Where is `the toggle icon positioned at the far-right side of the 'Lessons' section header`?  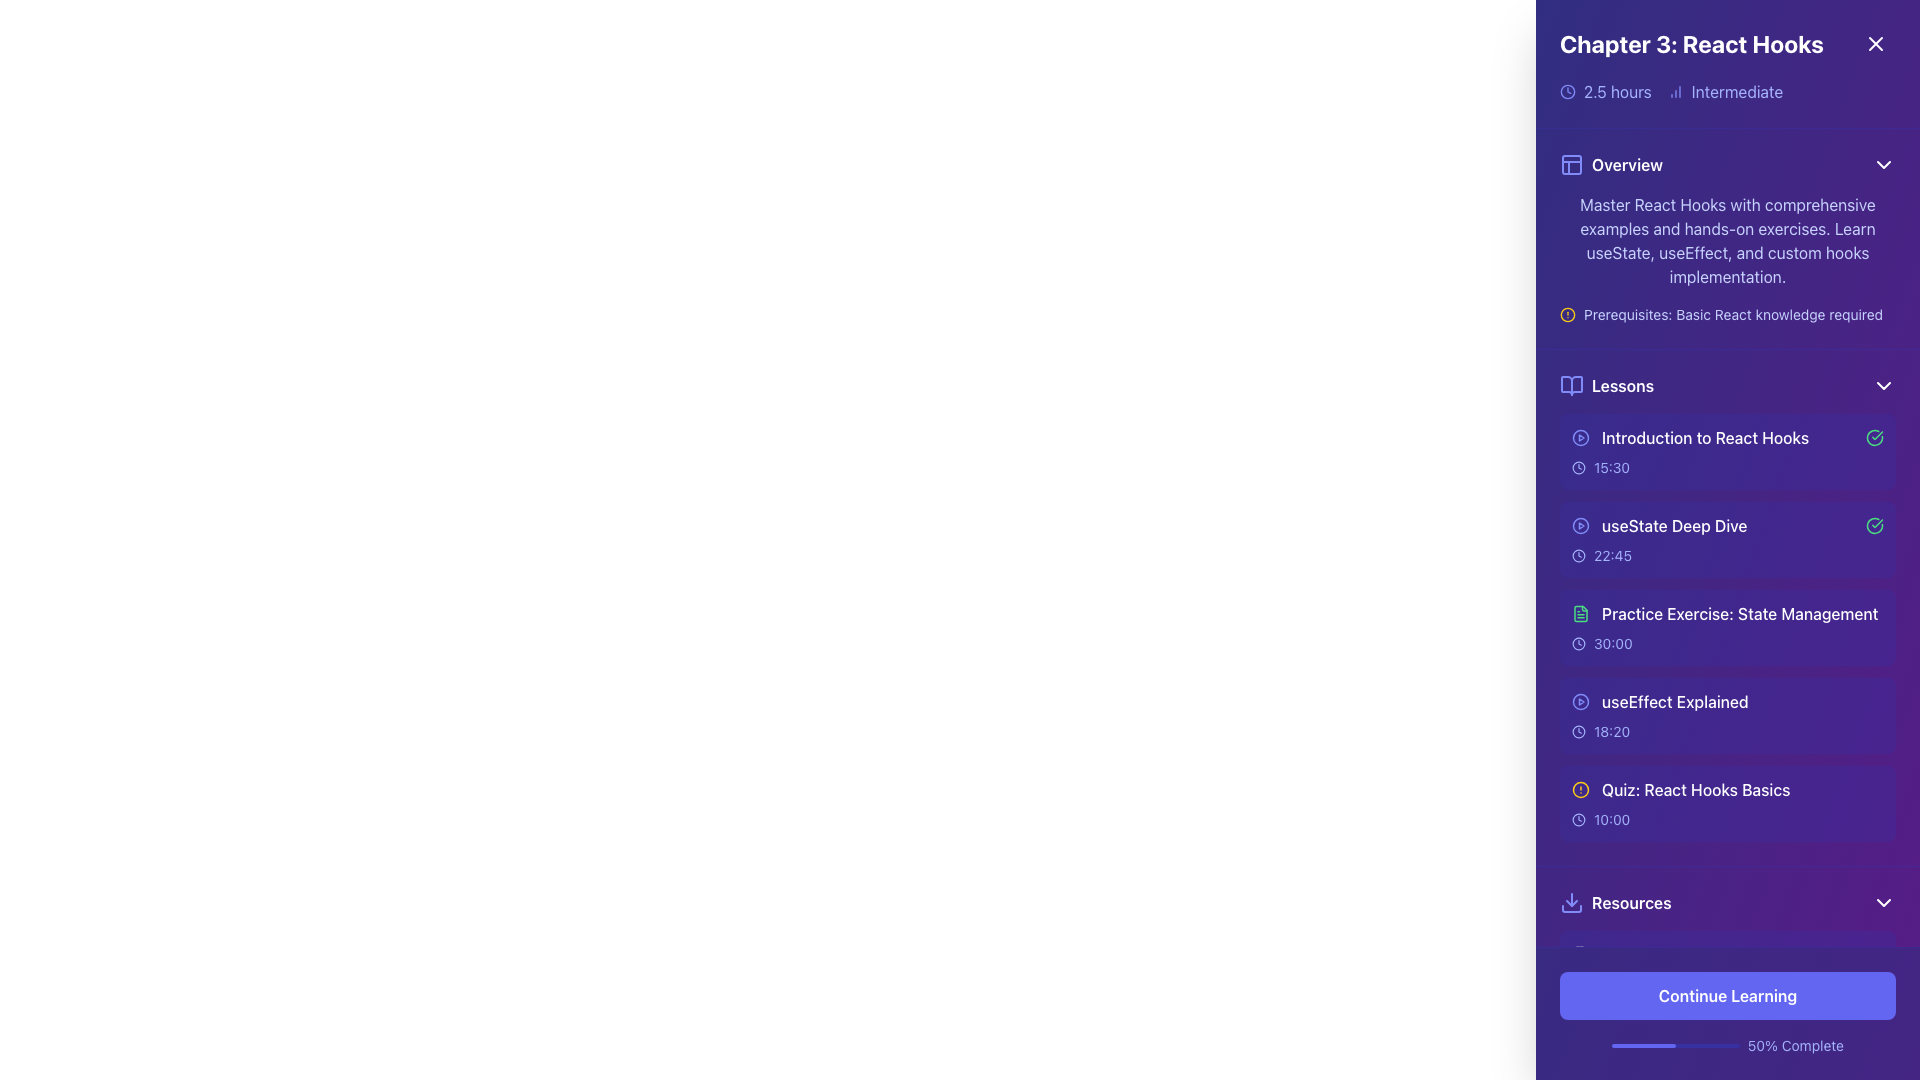 the toggle icon positioned at the far-right side of the 'Lessons' section header is located at coordinates (1882, 385).